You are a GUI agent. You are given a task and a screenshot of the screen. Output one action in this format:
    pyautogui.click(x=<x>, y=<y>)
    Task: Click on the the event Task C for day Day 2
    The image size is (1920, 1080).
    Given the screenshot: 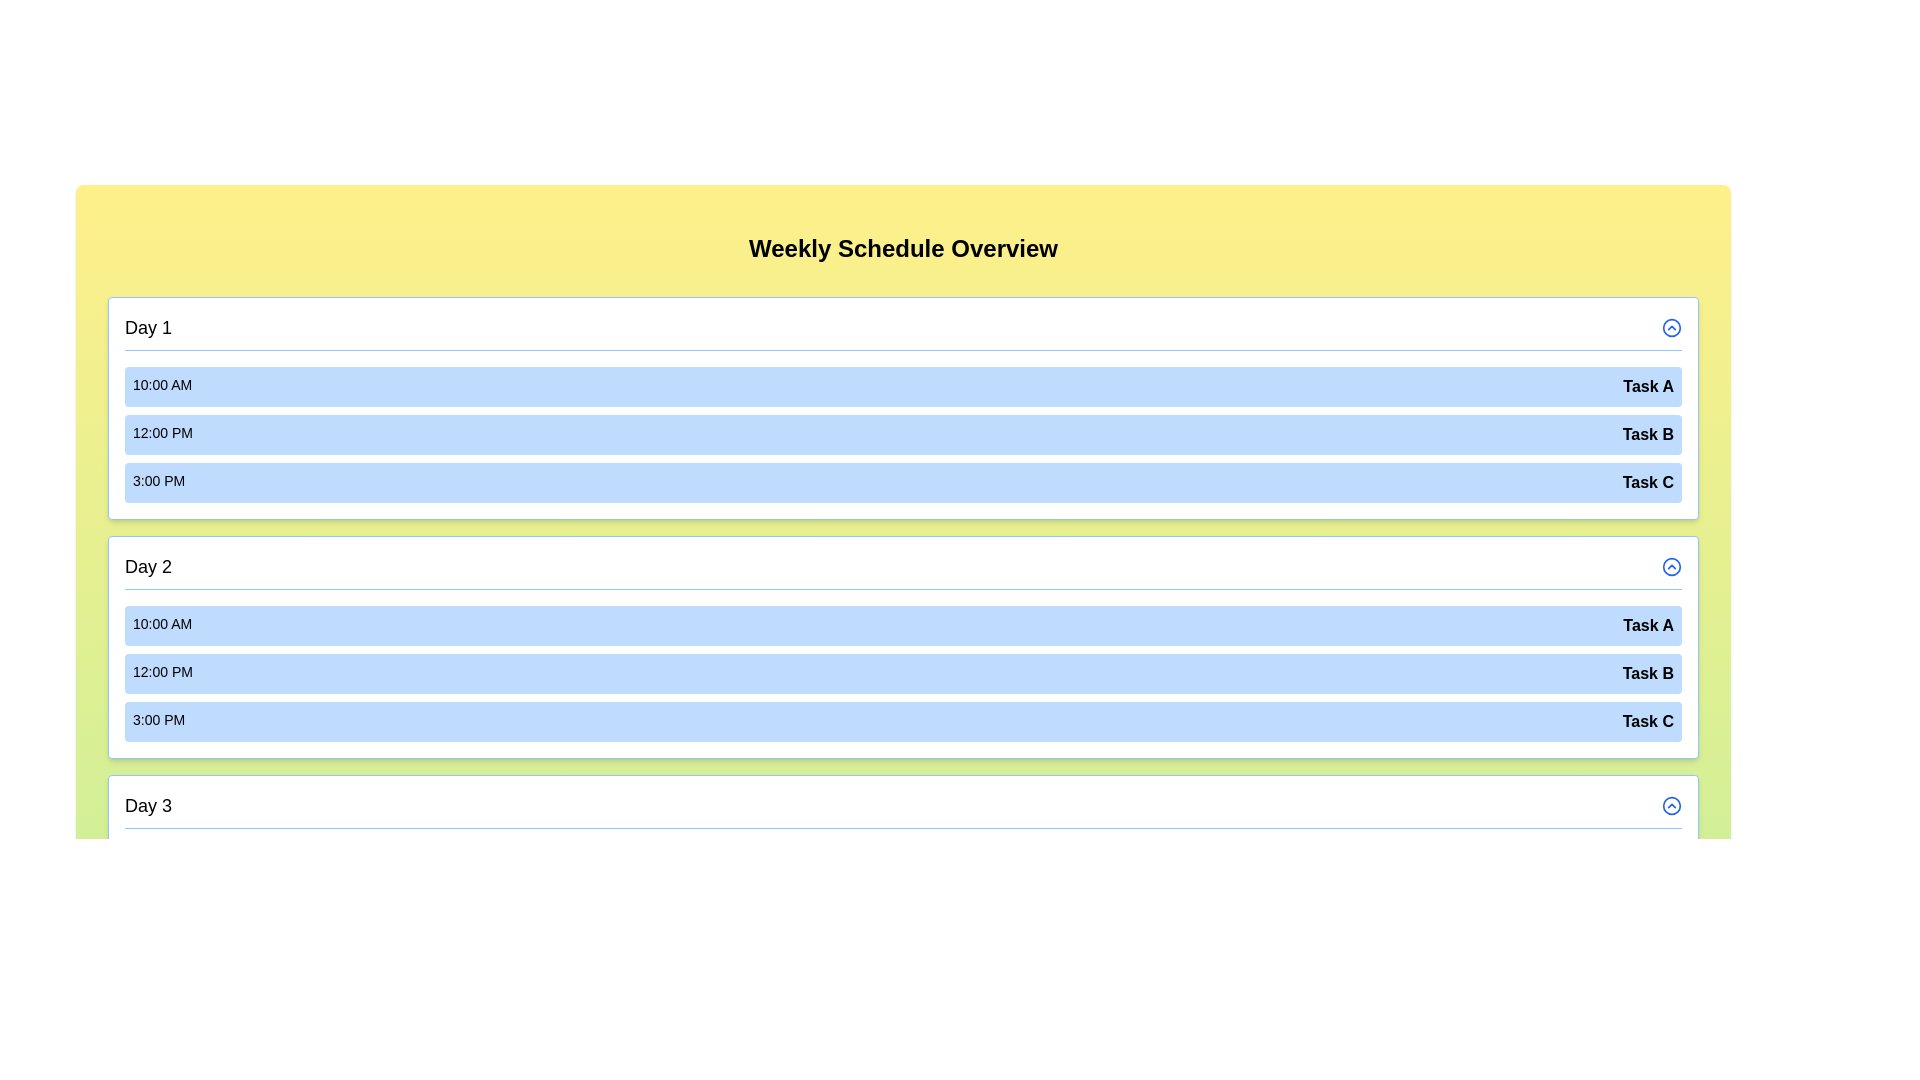 What is the action you would take?
    pyautogui.click(x=902, y=721)
    